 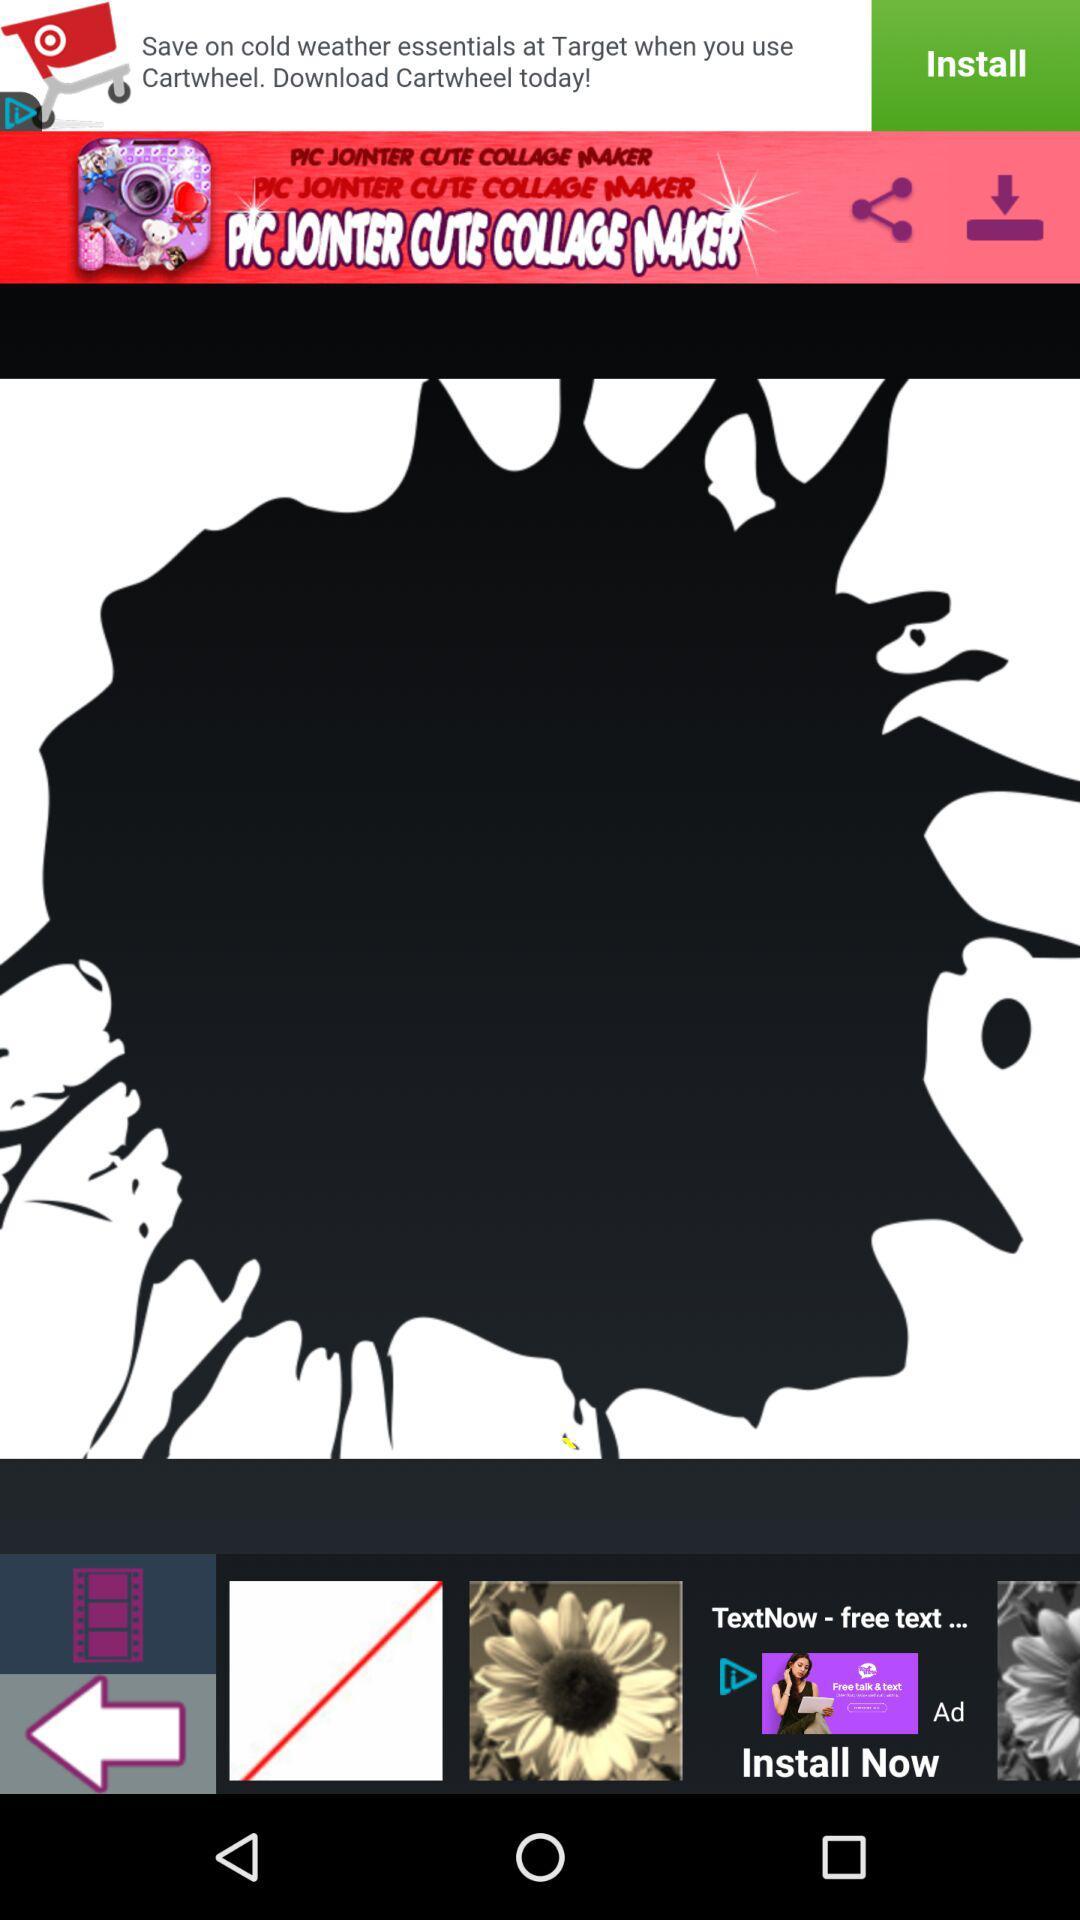 I want to click on initiate download, so click(x=540, y=65).